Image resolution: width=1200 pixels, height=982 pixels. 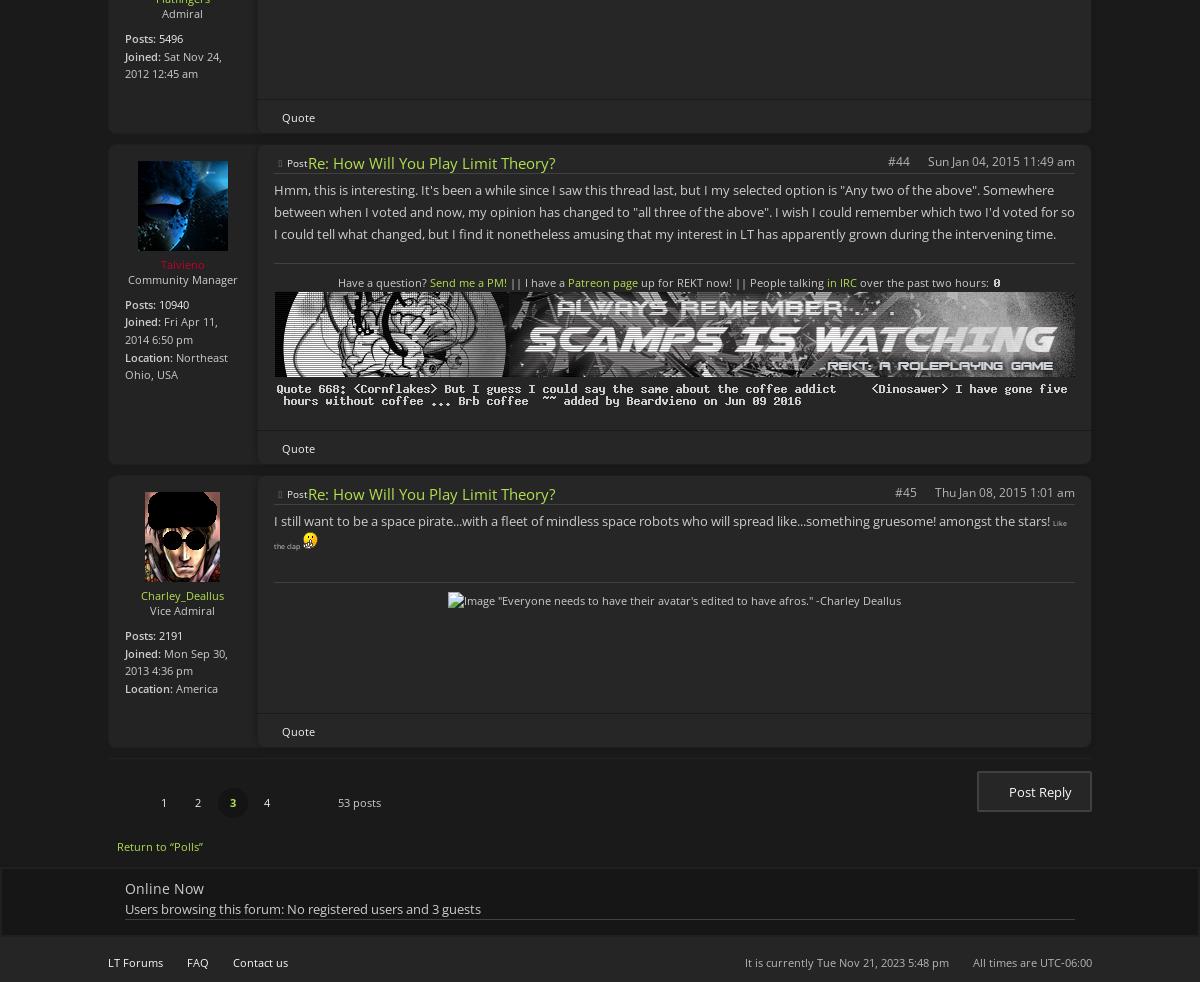 What do you see at coordinates (1040, 791) in the screenshot?
I see `'Post Reply'` at bounding box center [1040, 791].